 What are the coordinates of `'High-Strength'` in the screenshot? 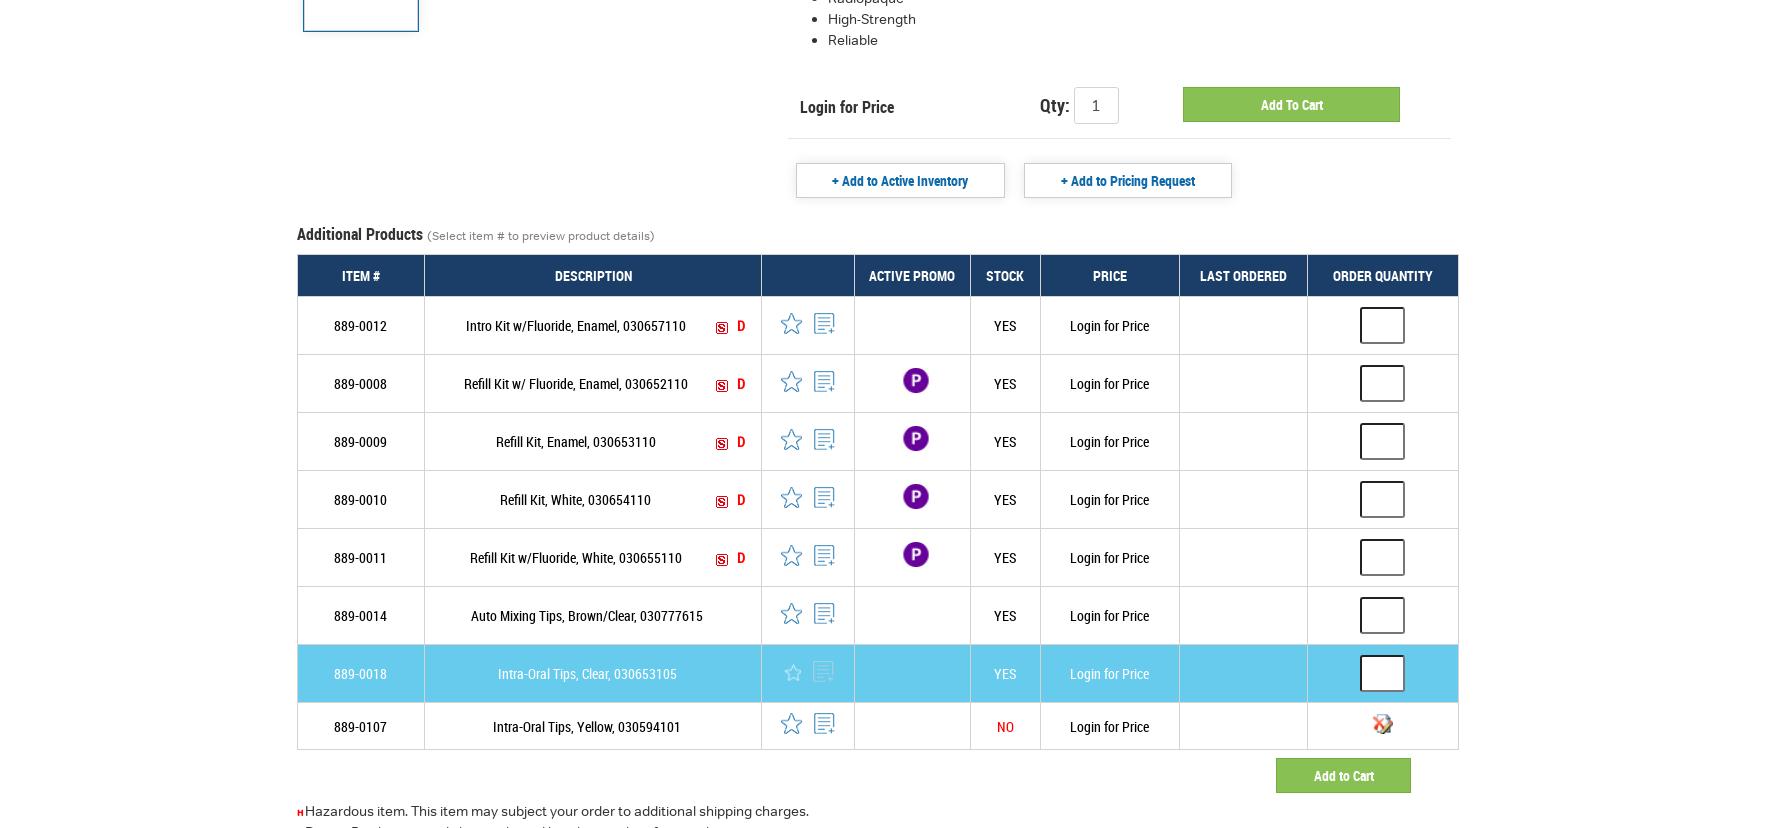 It's located at (871, 17).